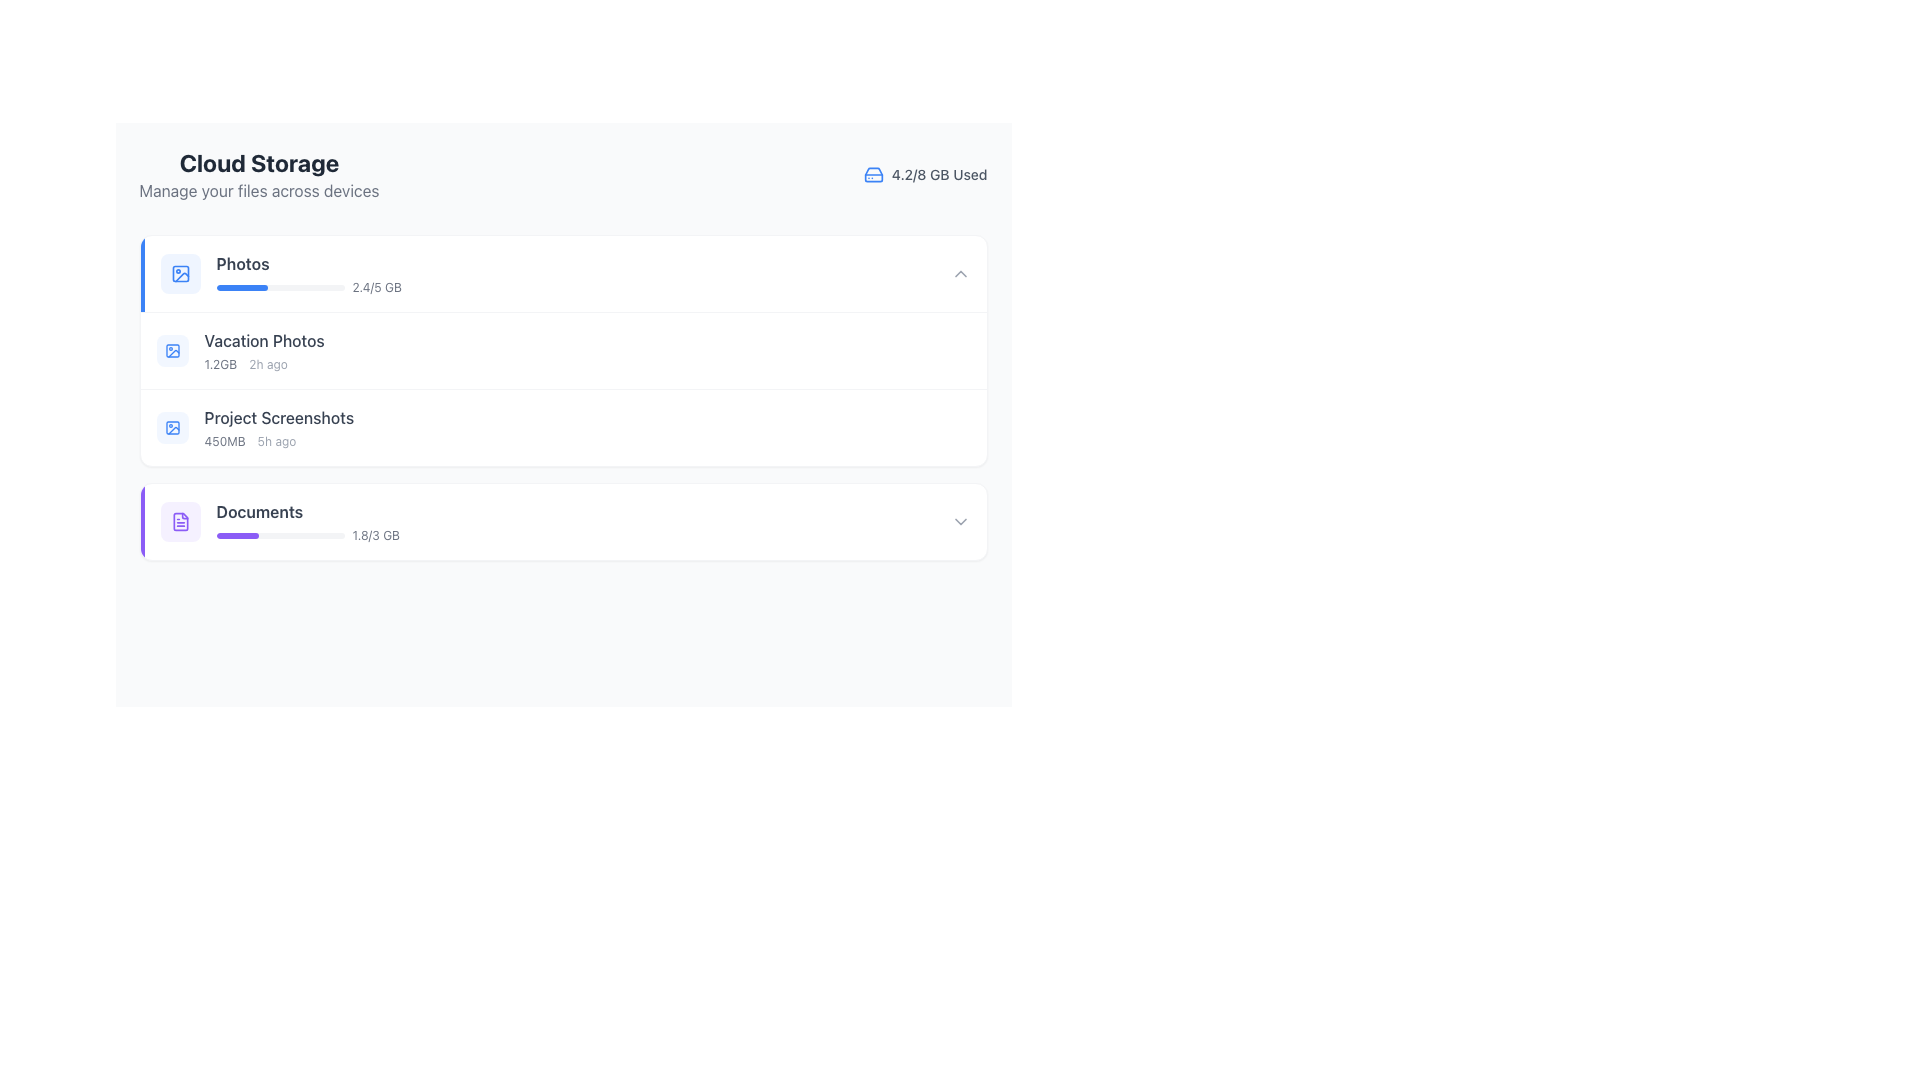 The height and width of the screenshot is (1080, 1920). Describe the element at coordinates (960, 273) in the screenshot. I see `the downward-pointing chevron icon located in the upper right corner of the 'Photos, 2.4/5 GB' block` at that location.